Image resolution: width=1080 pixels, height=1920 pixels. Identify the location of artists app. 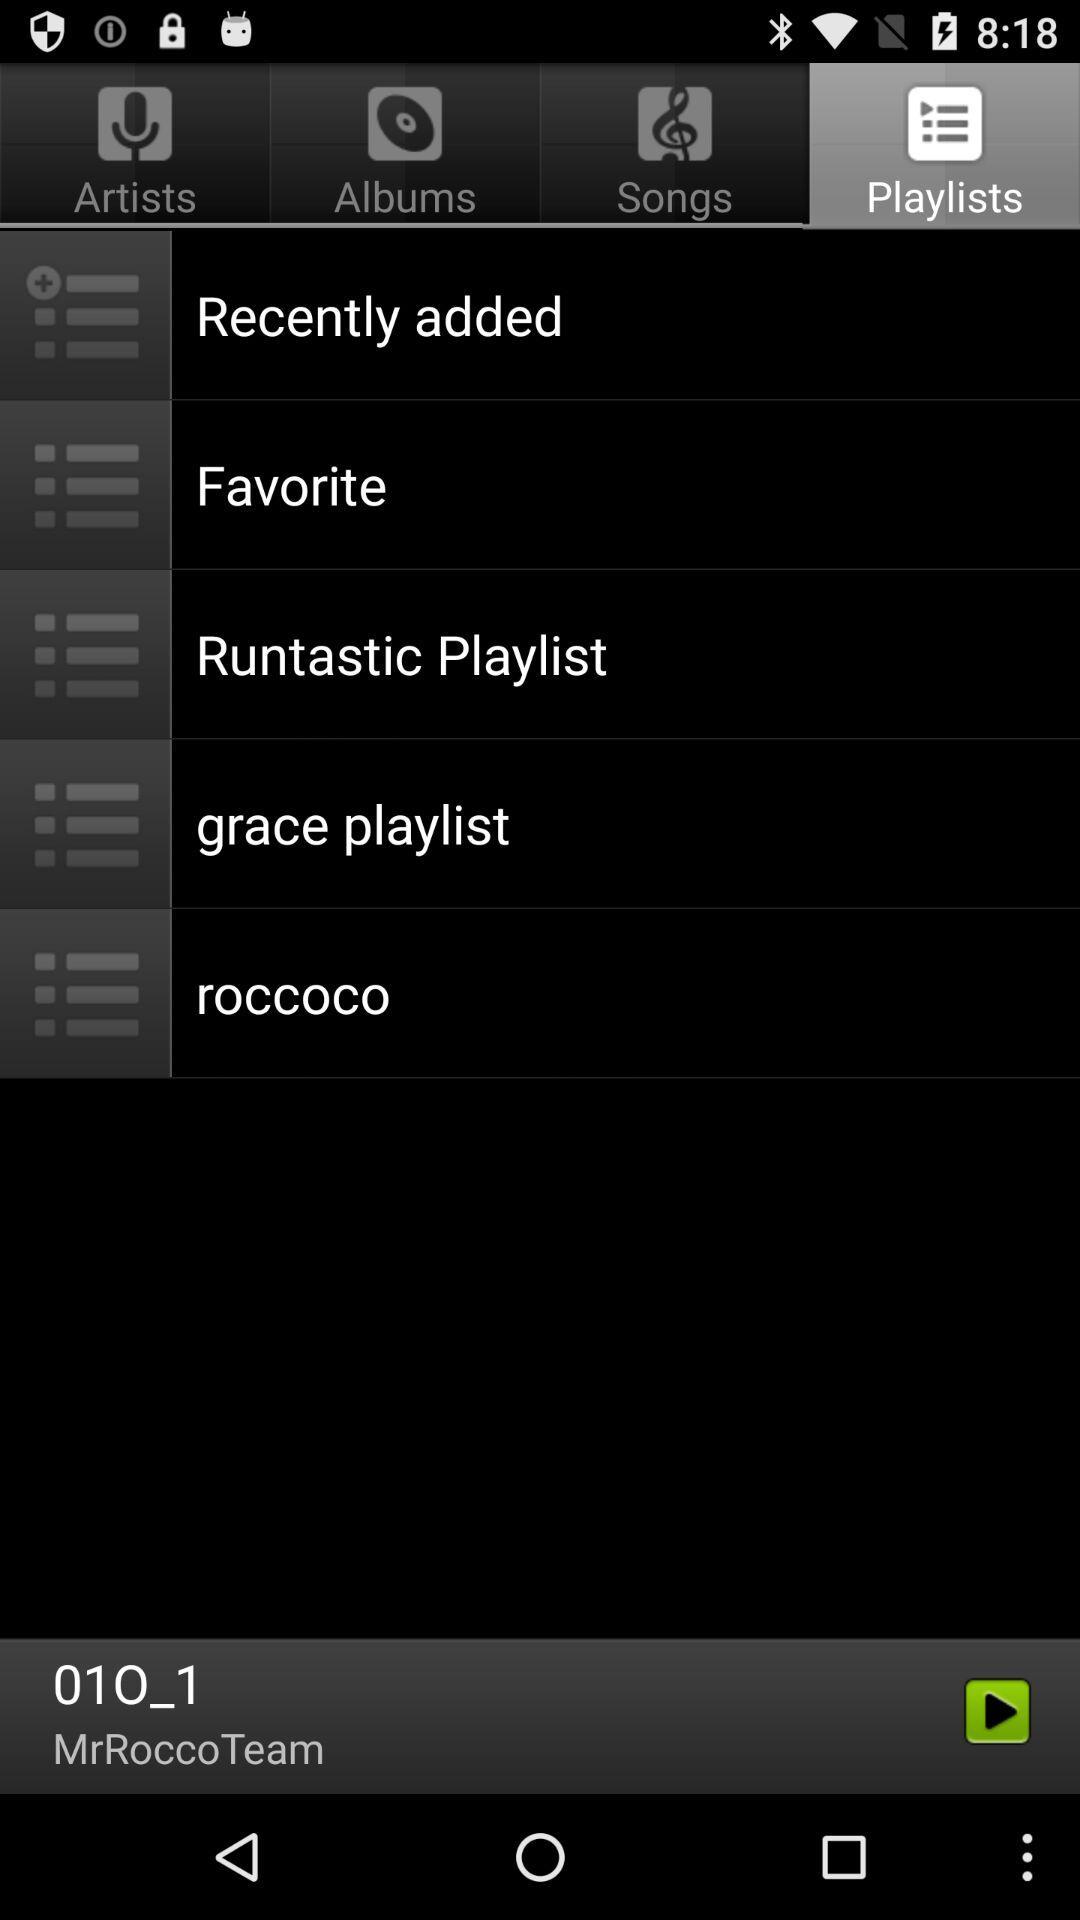
(137, 146).